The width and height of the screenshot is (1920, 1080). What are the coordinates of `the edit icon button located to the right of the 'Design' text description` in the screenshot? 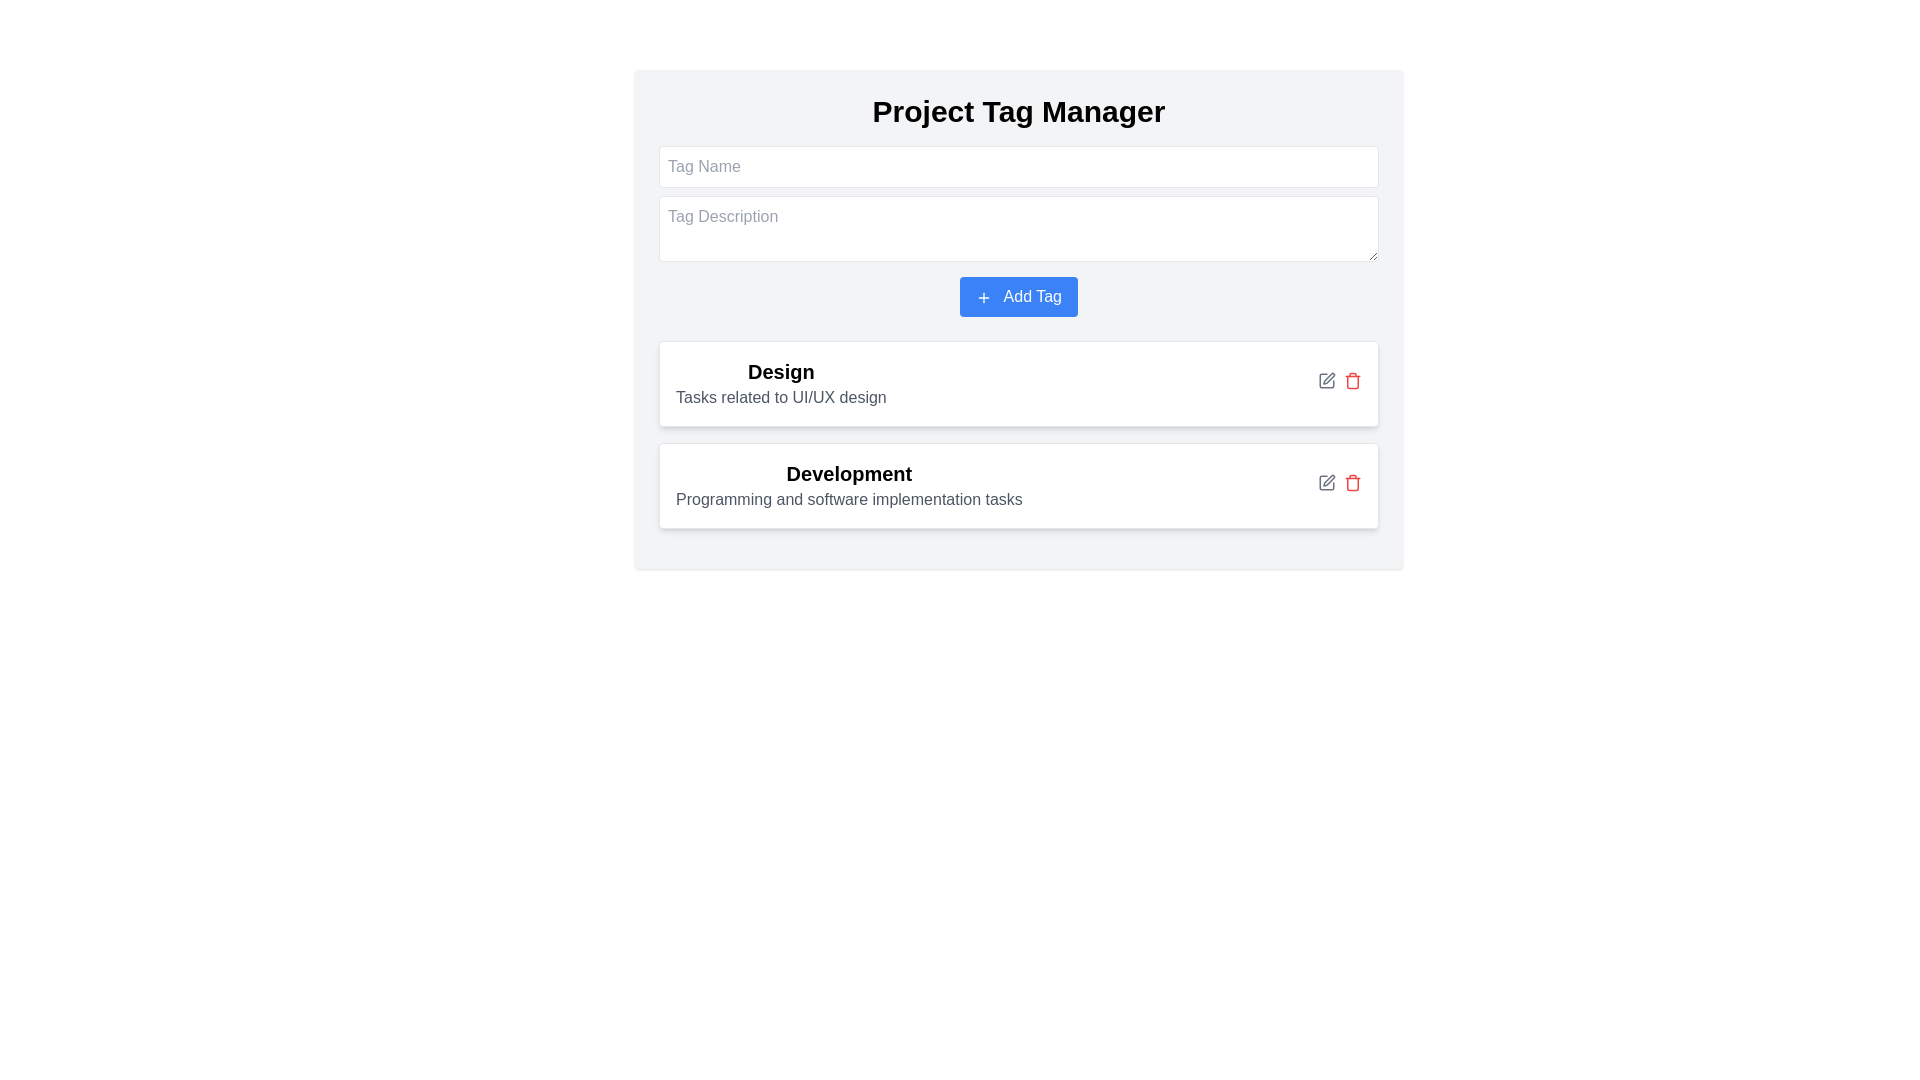 It's located at (1326, 482).